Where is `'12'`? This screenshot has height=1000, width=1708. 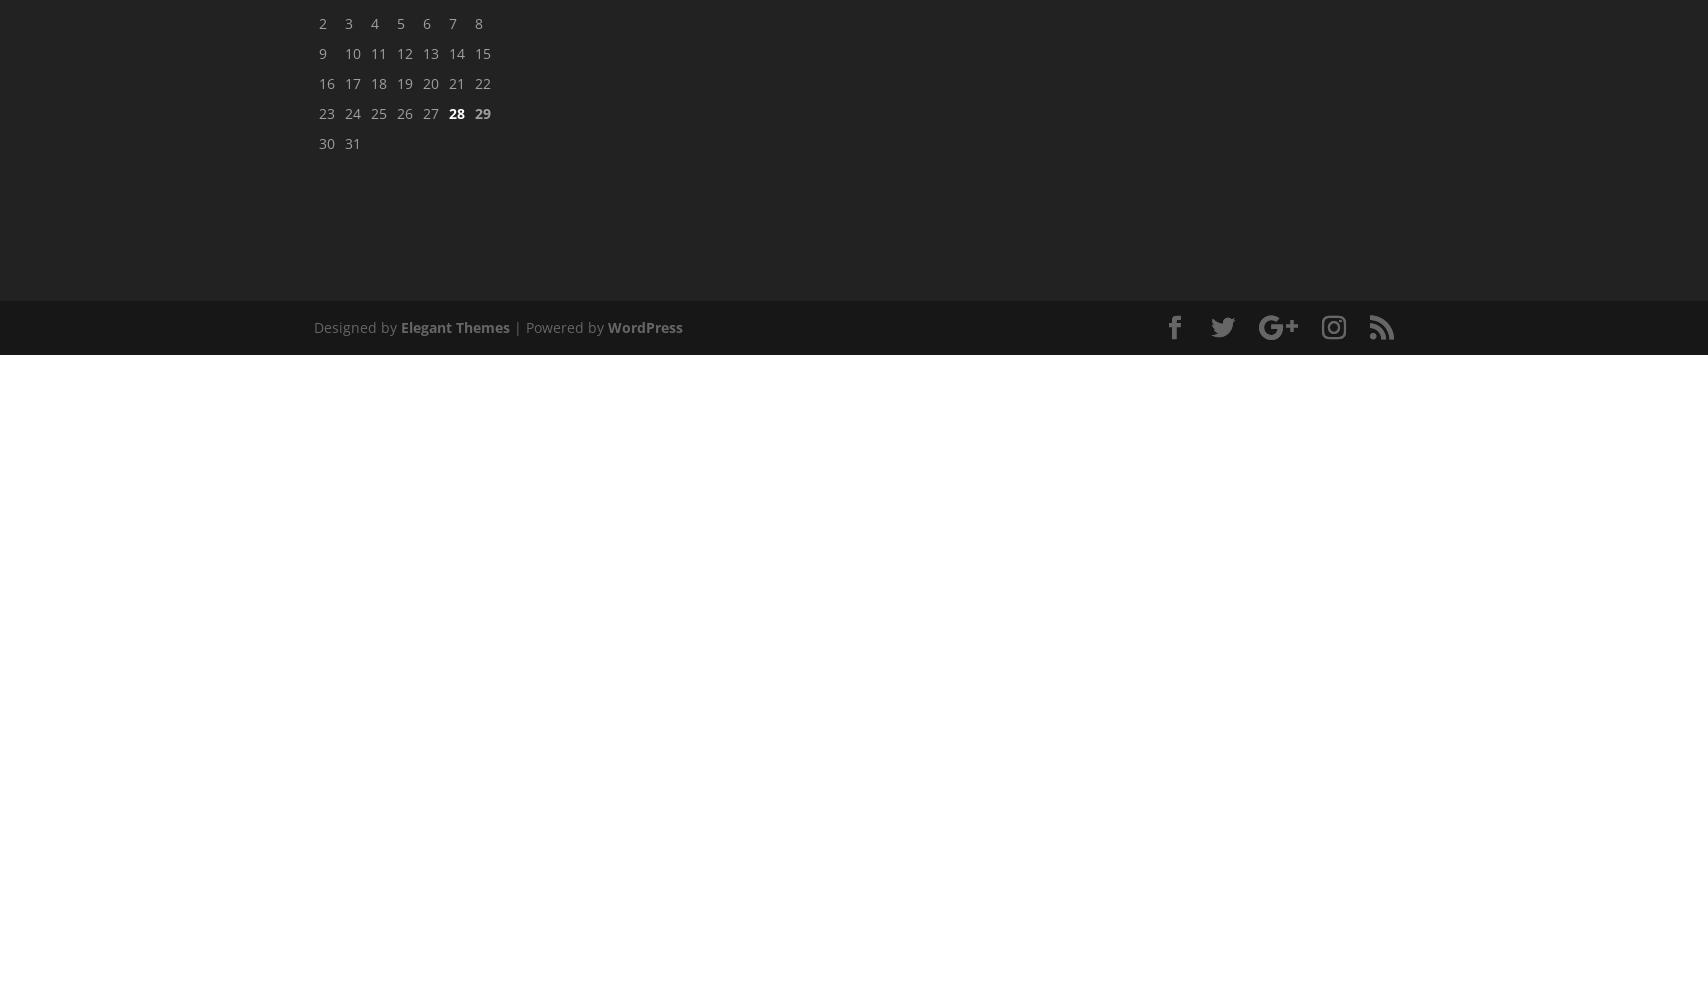 '12' is located at coordinates (404, 53).